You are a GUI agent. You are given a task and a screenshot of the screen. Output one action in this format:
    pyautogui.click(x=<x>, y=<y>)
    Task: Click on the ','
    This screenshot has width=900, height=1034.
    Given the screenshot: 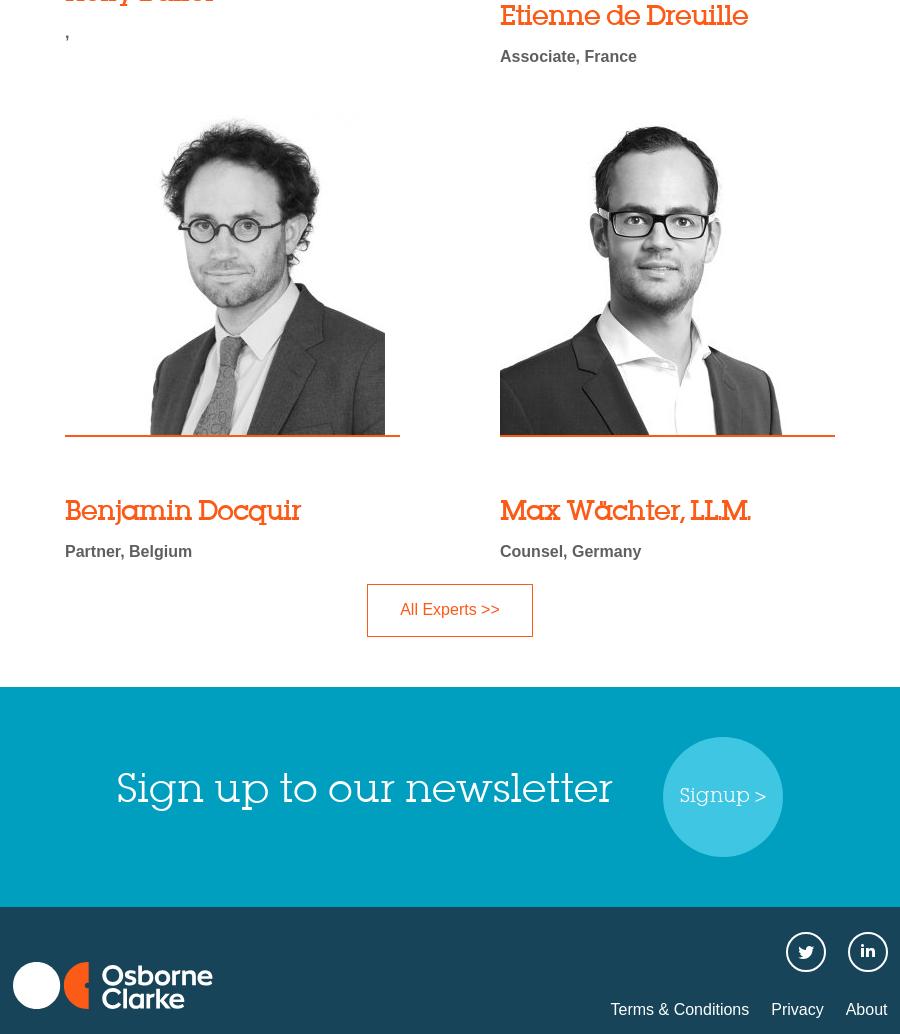 What is the action you would take?
    pyautogui.click(x=63, y=31)
    